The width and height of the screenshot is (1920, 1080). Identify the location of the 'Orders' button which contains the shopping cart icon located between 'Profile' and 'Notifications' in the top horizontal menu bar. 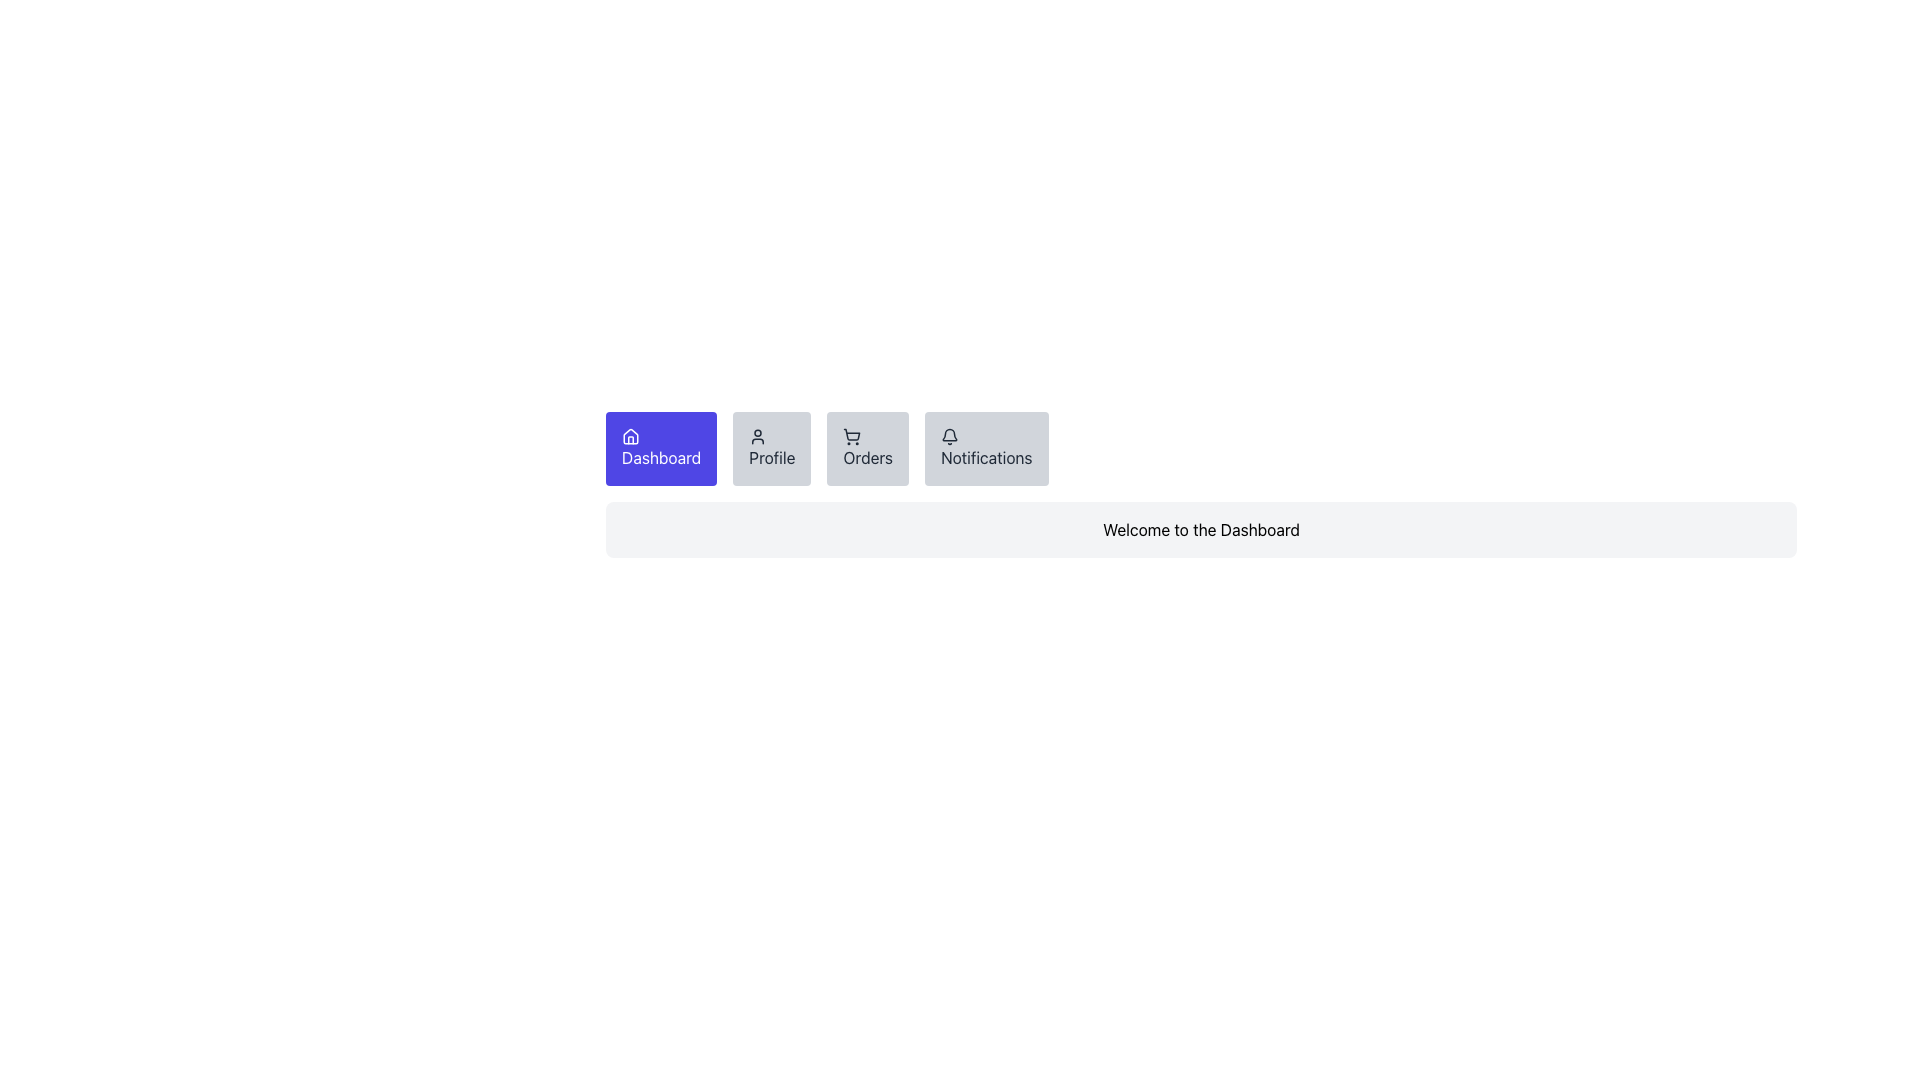
(852, 433).